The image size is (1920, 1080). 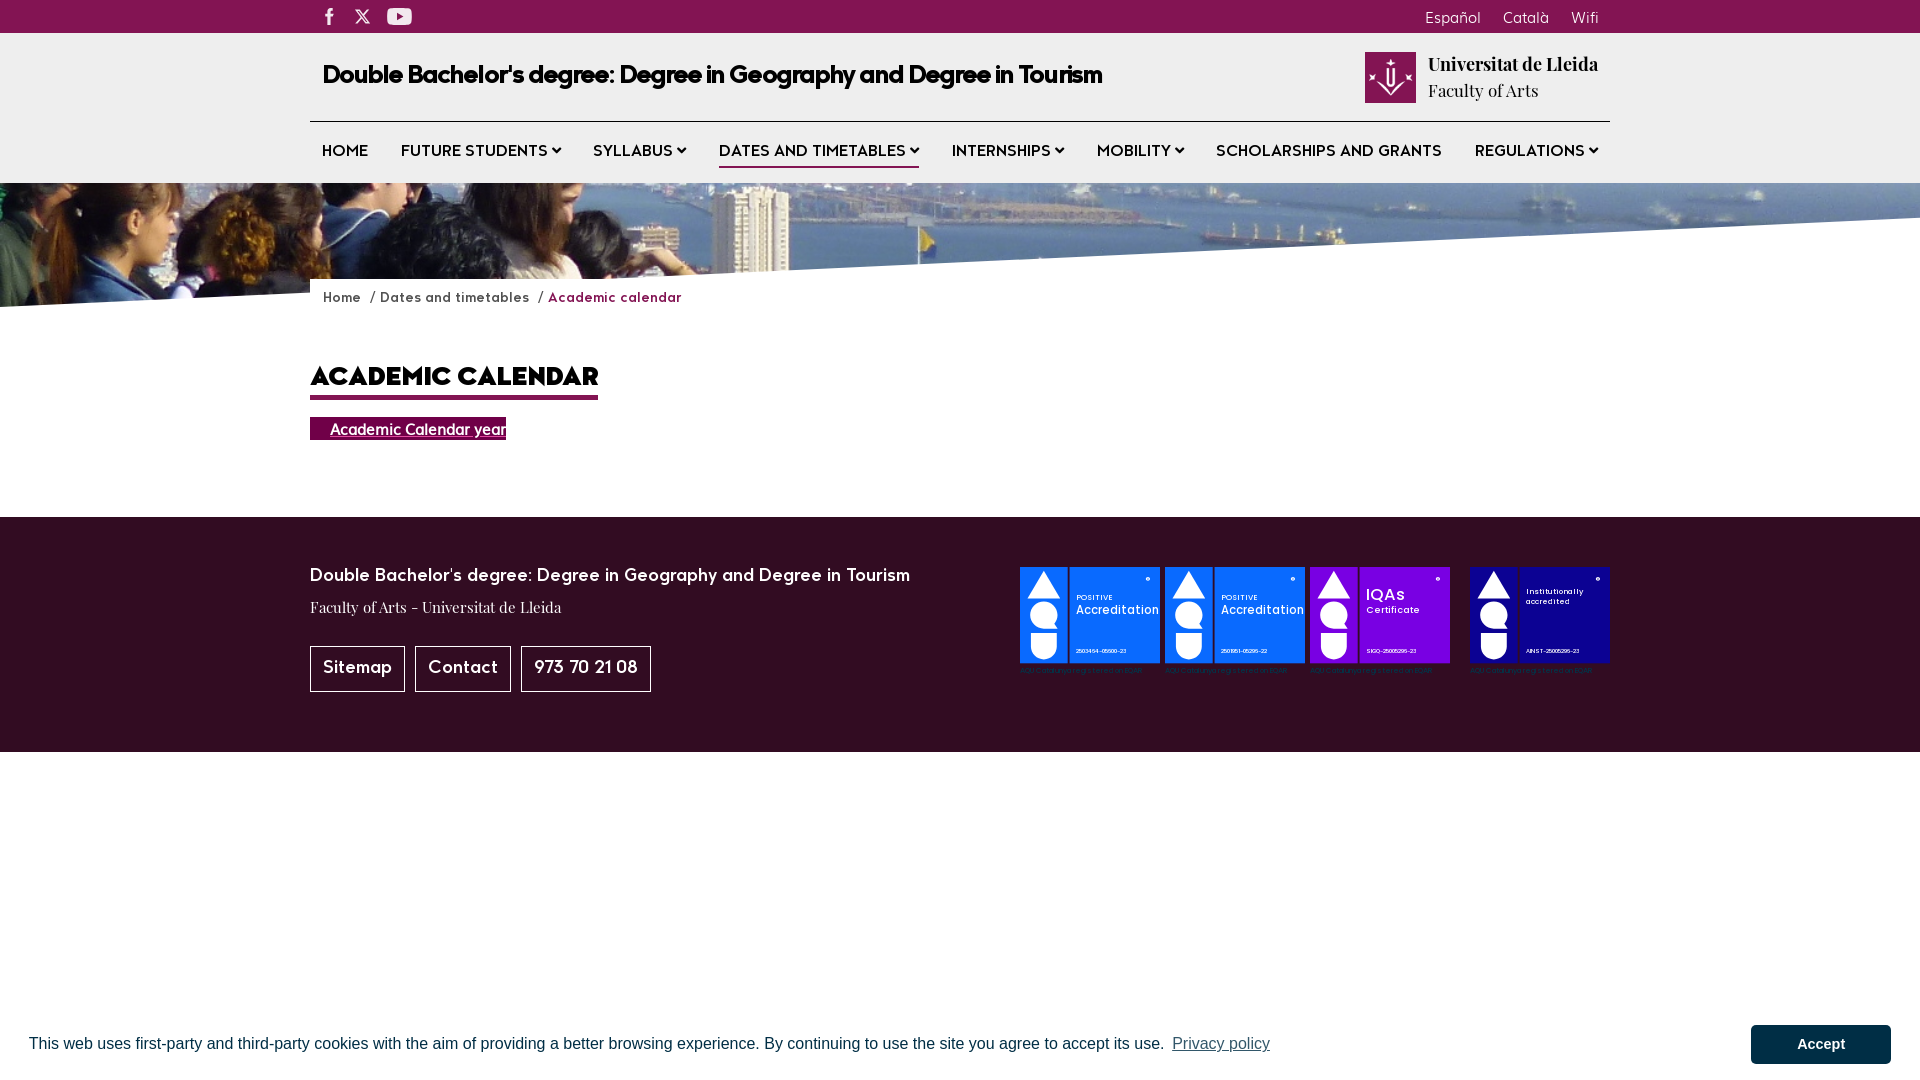 I want to click on 'Privacy policy', so click(x=1219, y=1043).